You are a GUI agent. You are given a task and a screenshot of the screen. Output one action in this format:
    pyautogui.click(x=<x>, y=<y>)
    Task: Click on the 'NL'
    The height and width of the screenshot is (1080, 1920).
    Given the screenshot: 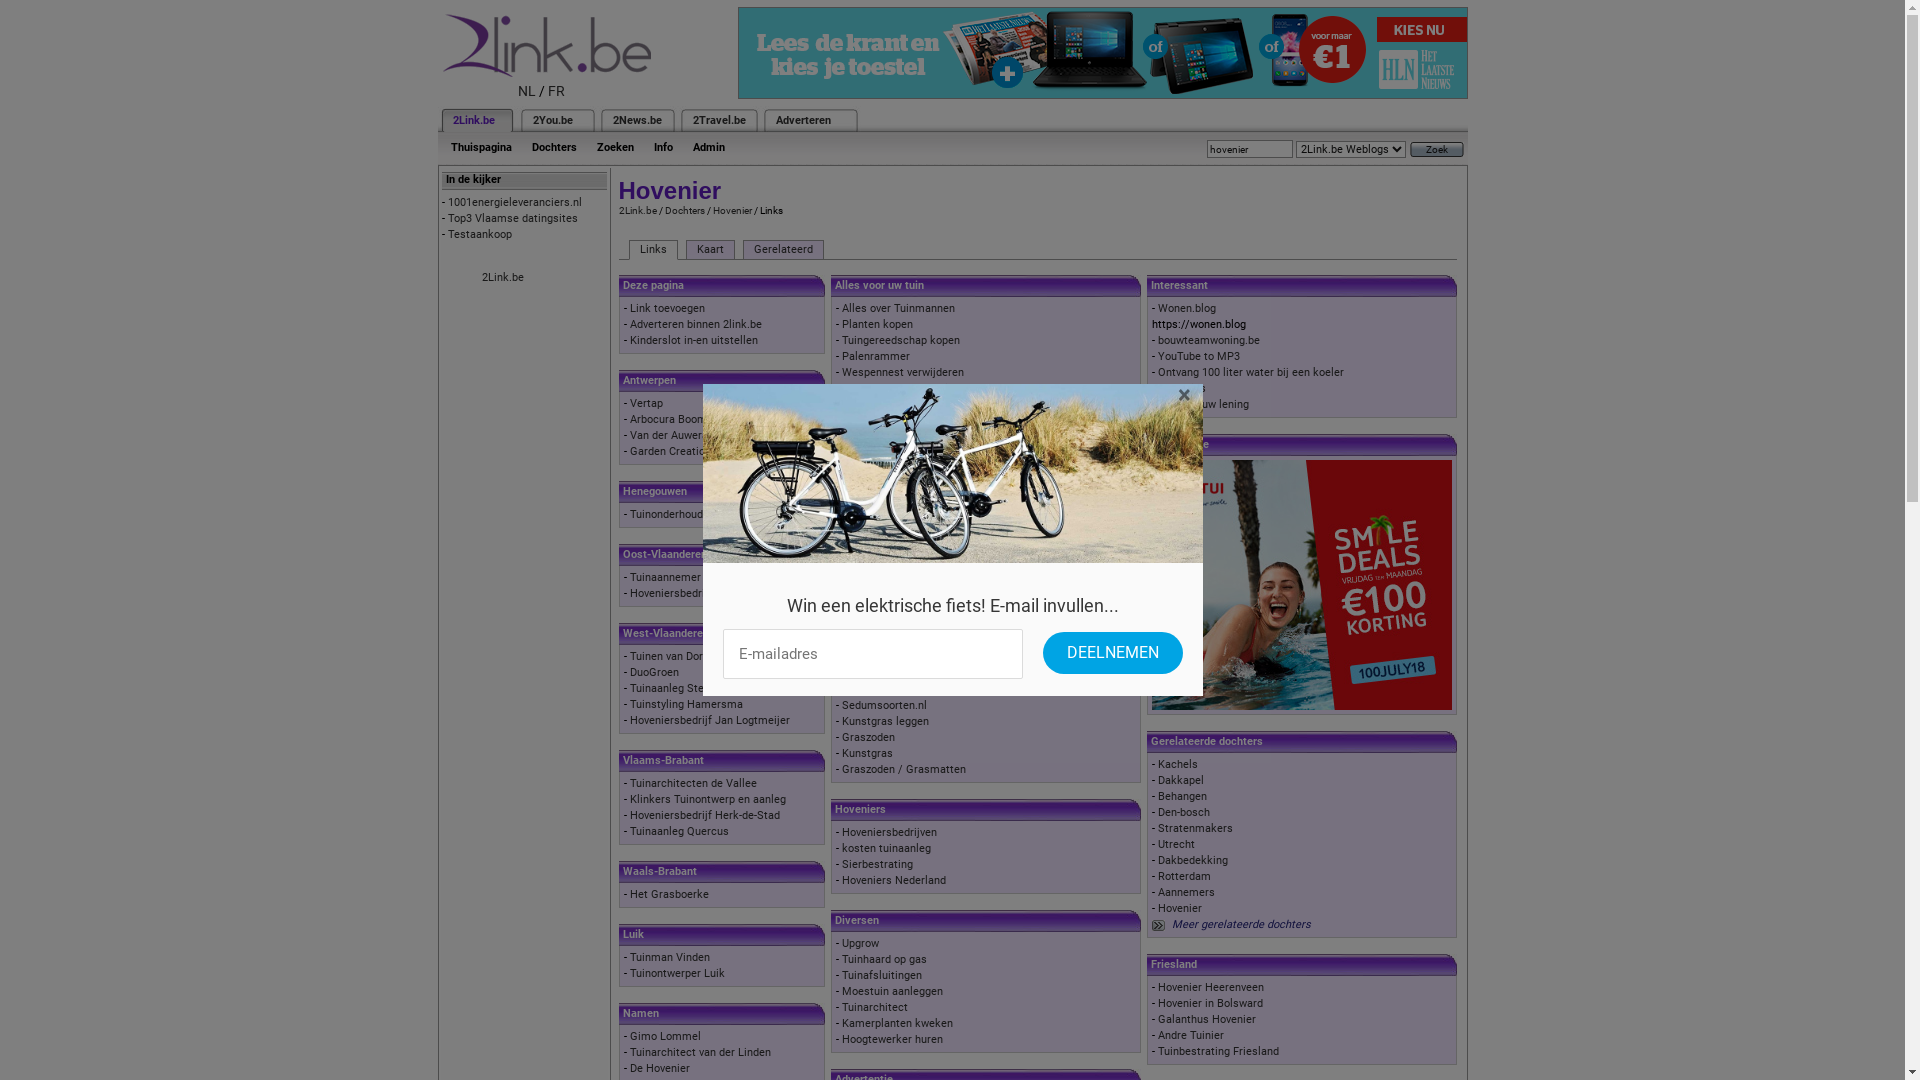 What is the action you would take?
    pyautogui.click(x=527, y=91)
    